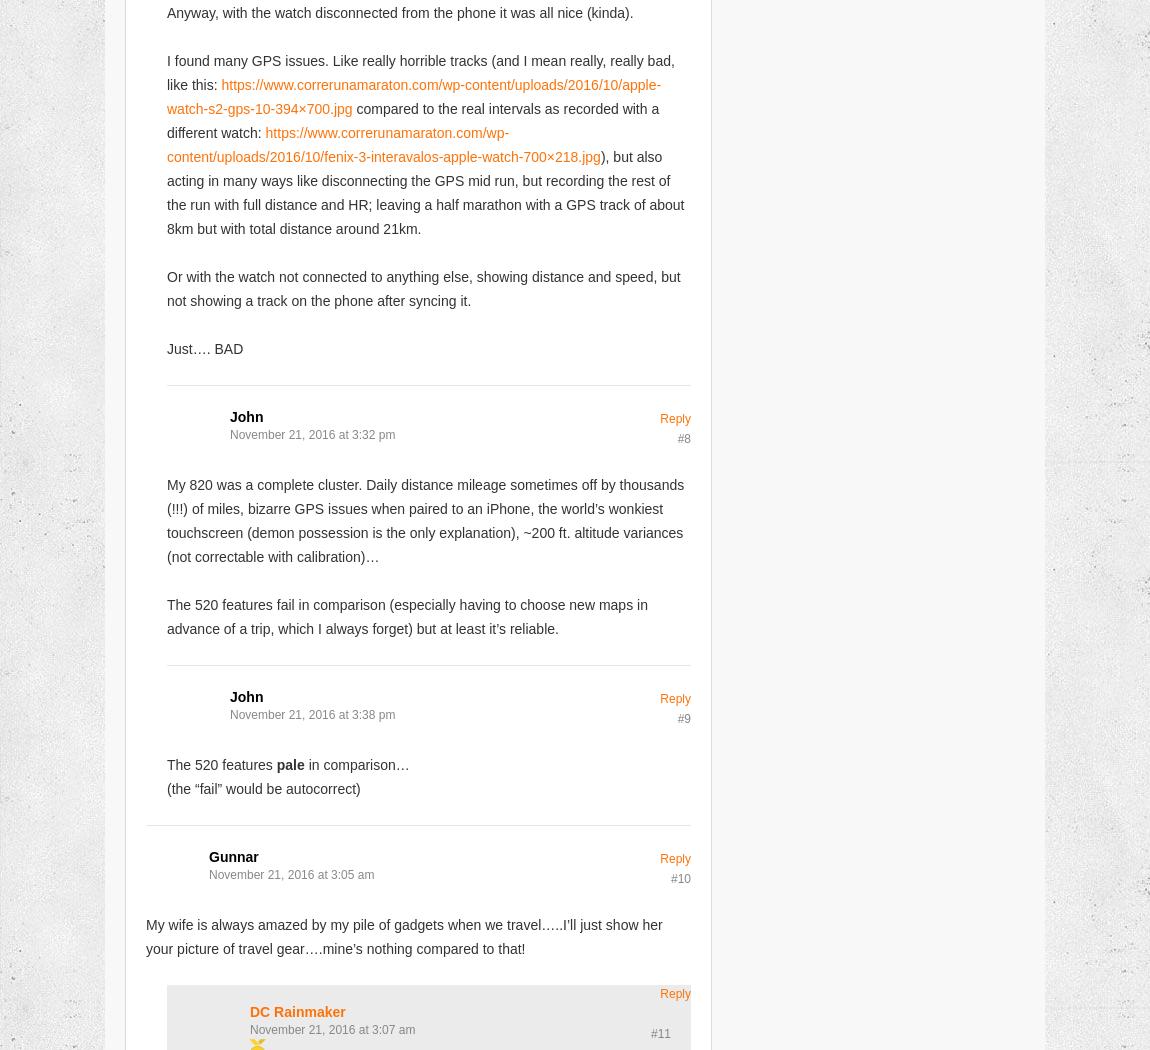 The image size is (1150, 1050). What do you see at coordinates (683, 436) in the screenshot?
I see `'#8'` at bounding box center [683, 436].